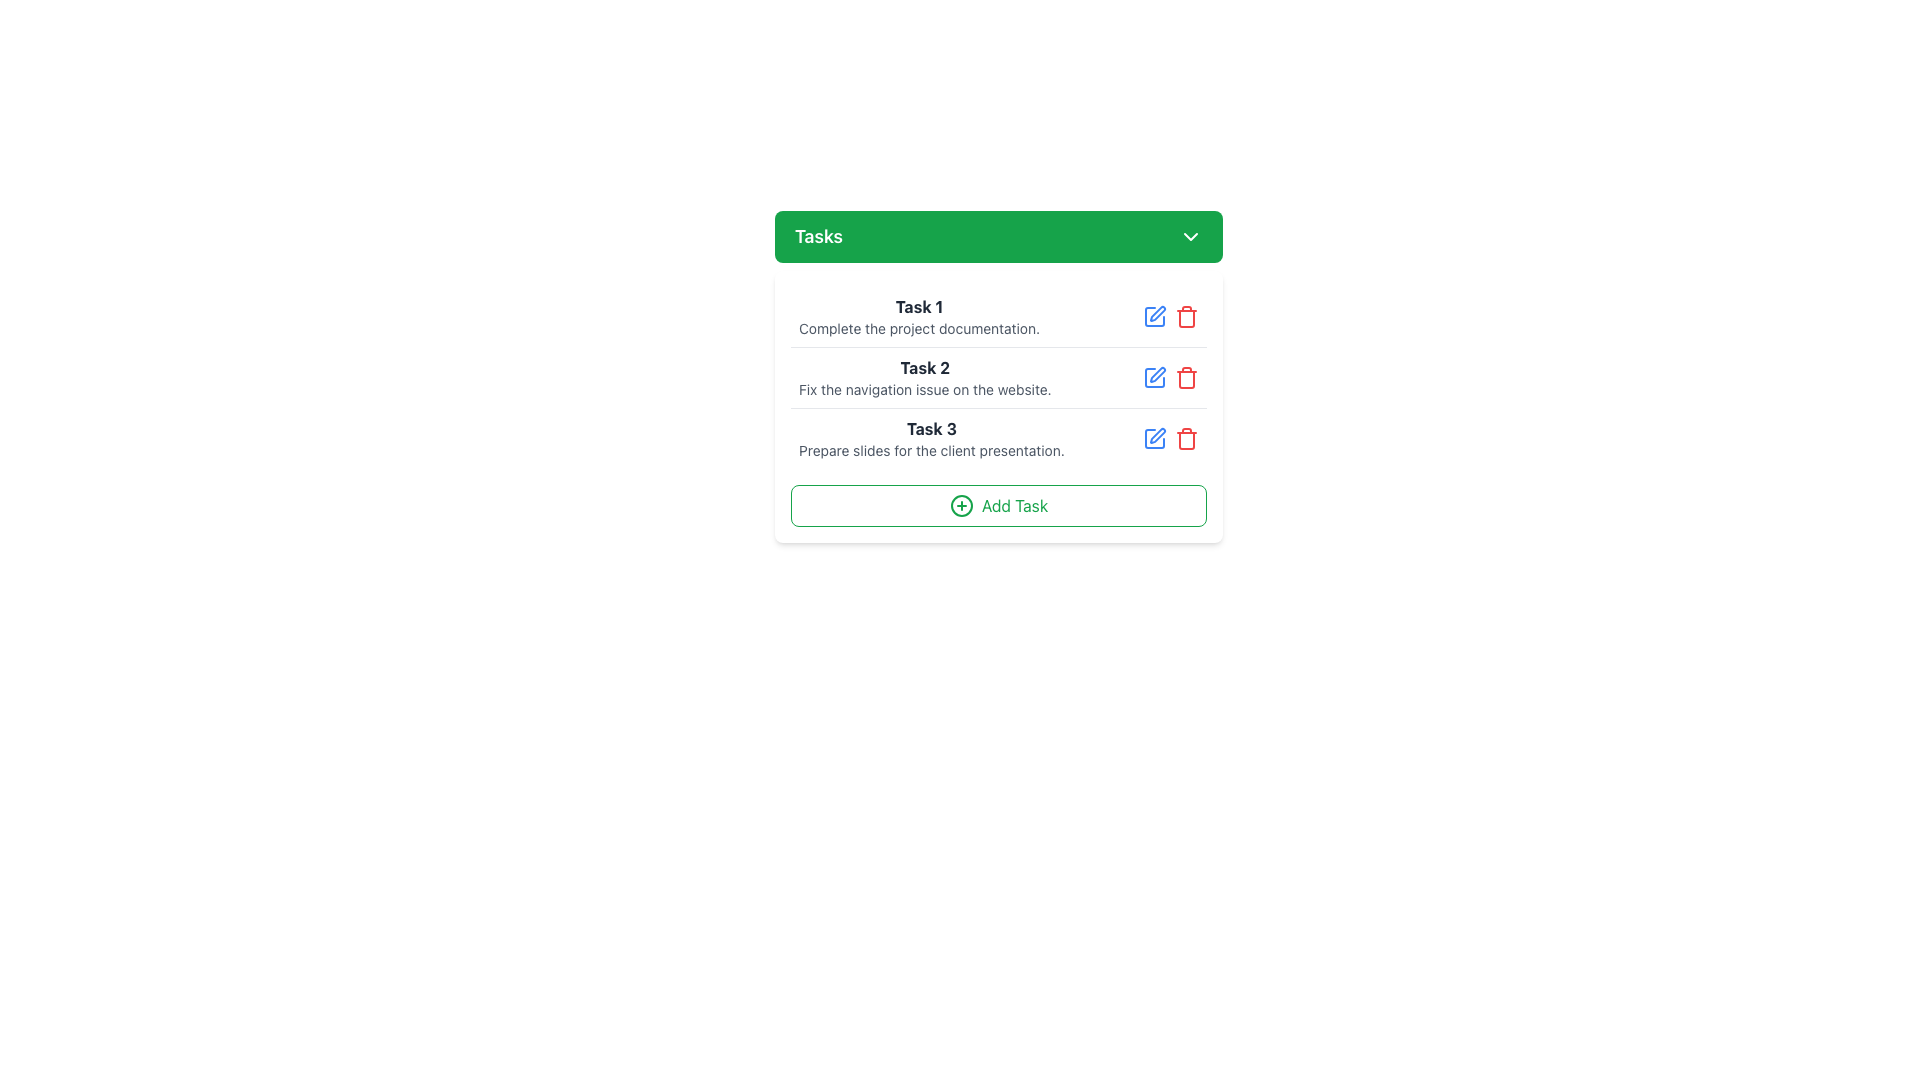 This screenshot has width=1920, height=1080. I want to click on the circular green icon with a plus symbol at the center, located within the 'Add Task' button, so click(961, 504).